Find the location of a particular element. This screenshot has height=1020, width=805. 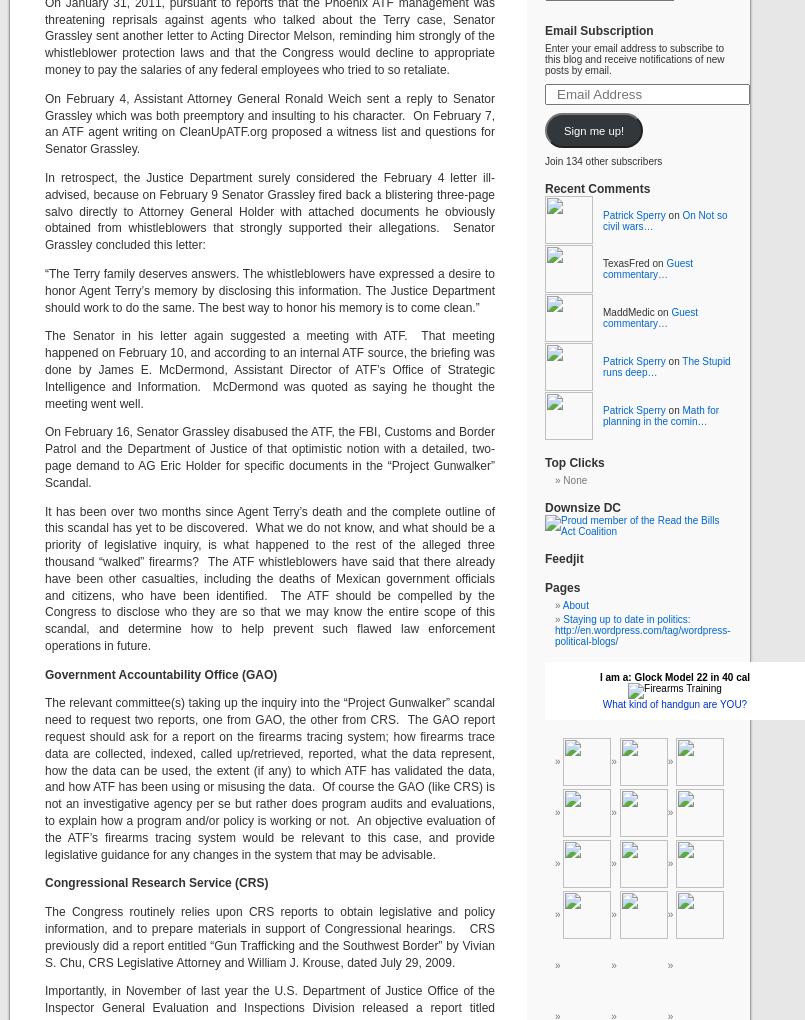

'Join 134 other subscribers' is located at coordinates (603, 161).